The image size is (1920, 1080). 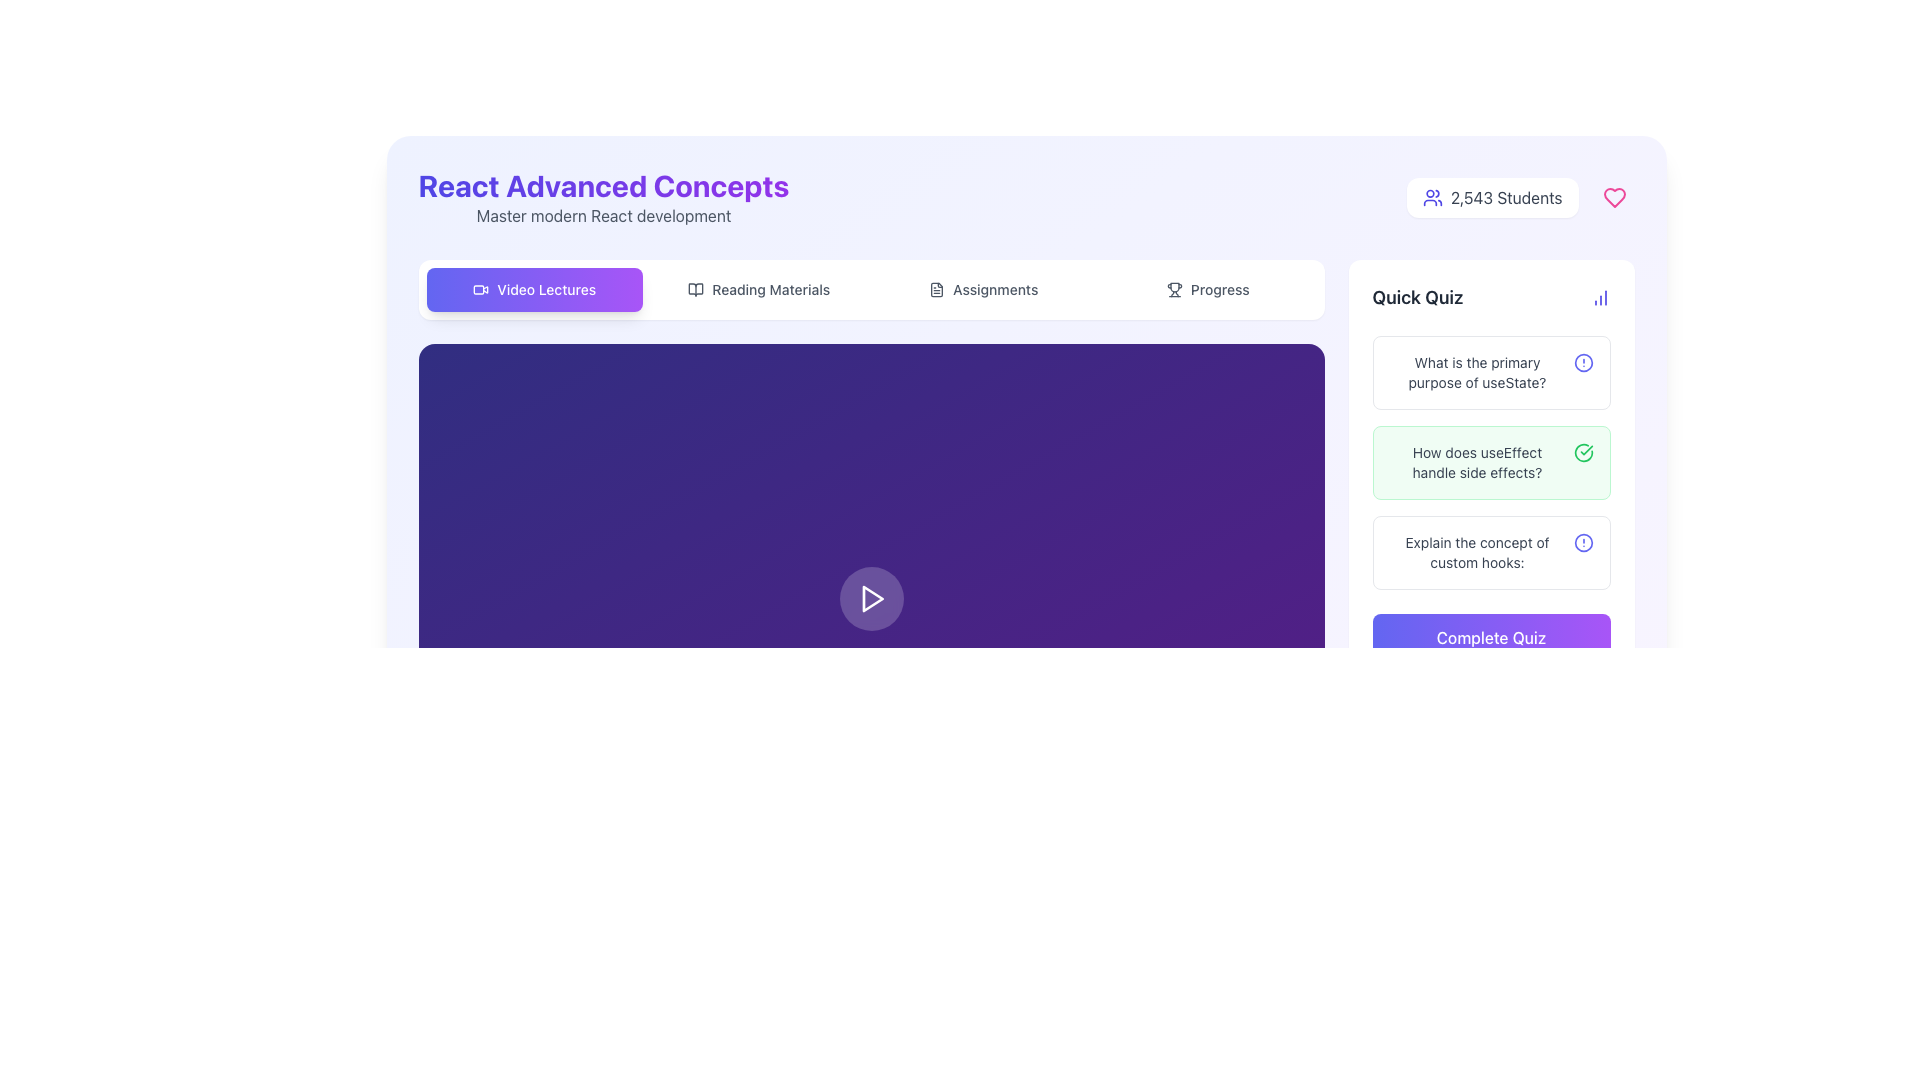 I want to click on the circular icon in the 'Quick Quiz' sidebar, which is styled in indigo and associated with the text 'Explain the concept of custom hooks.', so click(x=1582, y=543).